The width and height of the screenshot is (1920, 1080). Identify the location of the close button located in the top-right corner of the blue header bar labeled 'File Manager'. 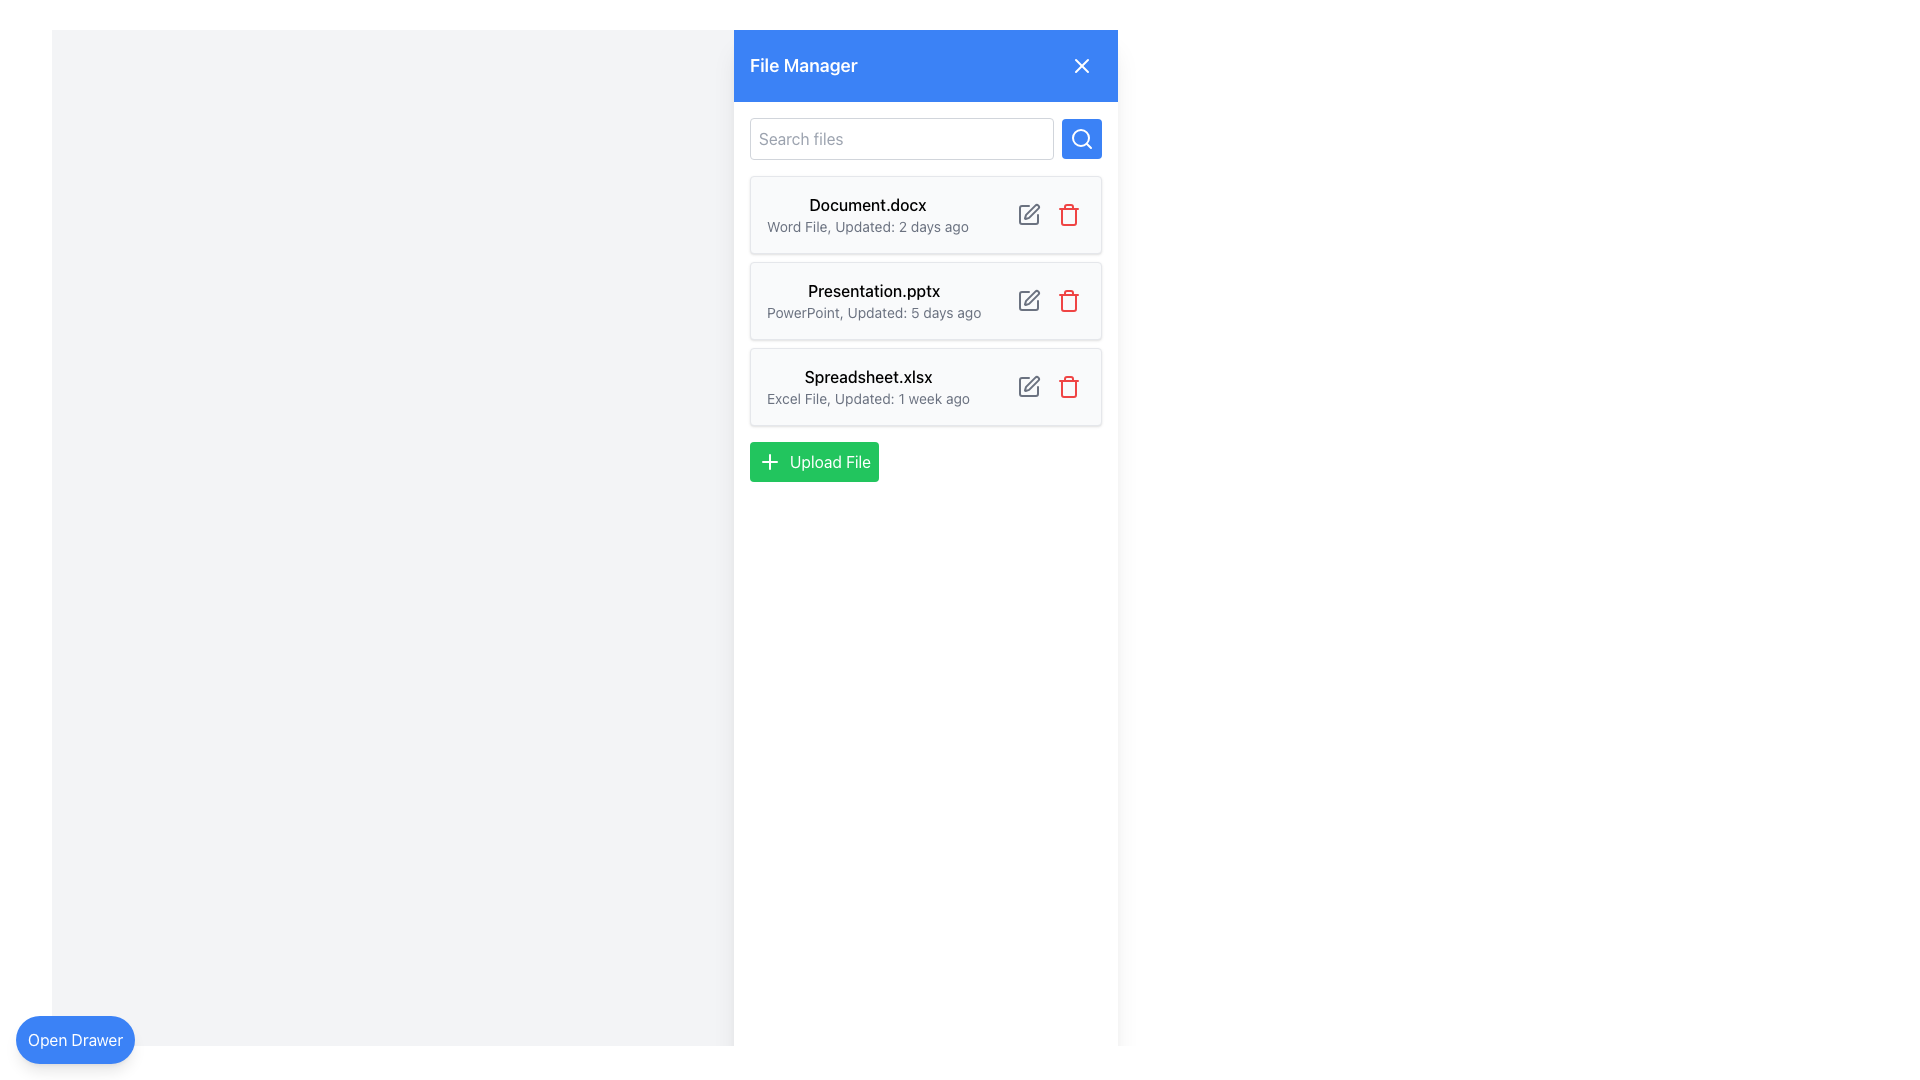
(1080, 64).